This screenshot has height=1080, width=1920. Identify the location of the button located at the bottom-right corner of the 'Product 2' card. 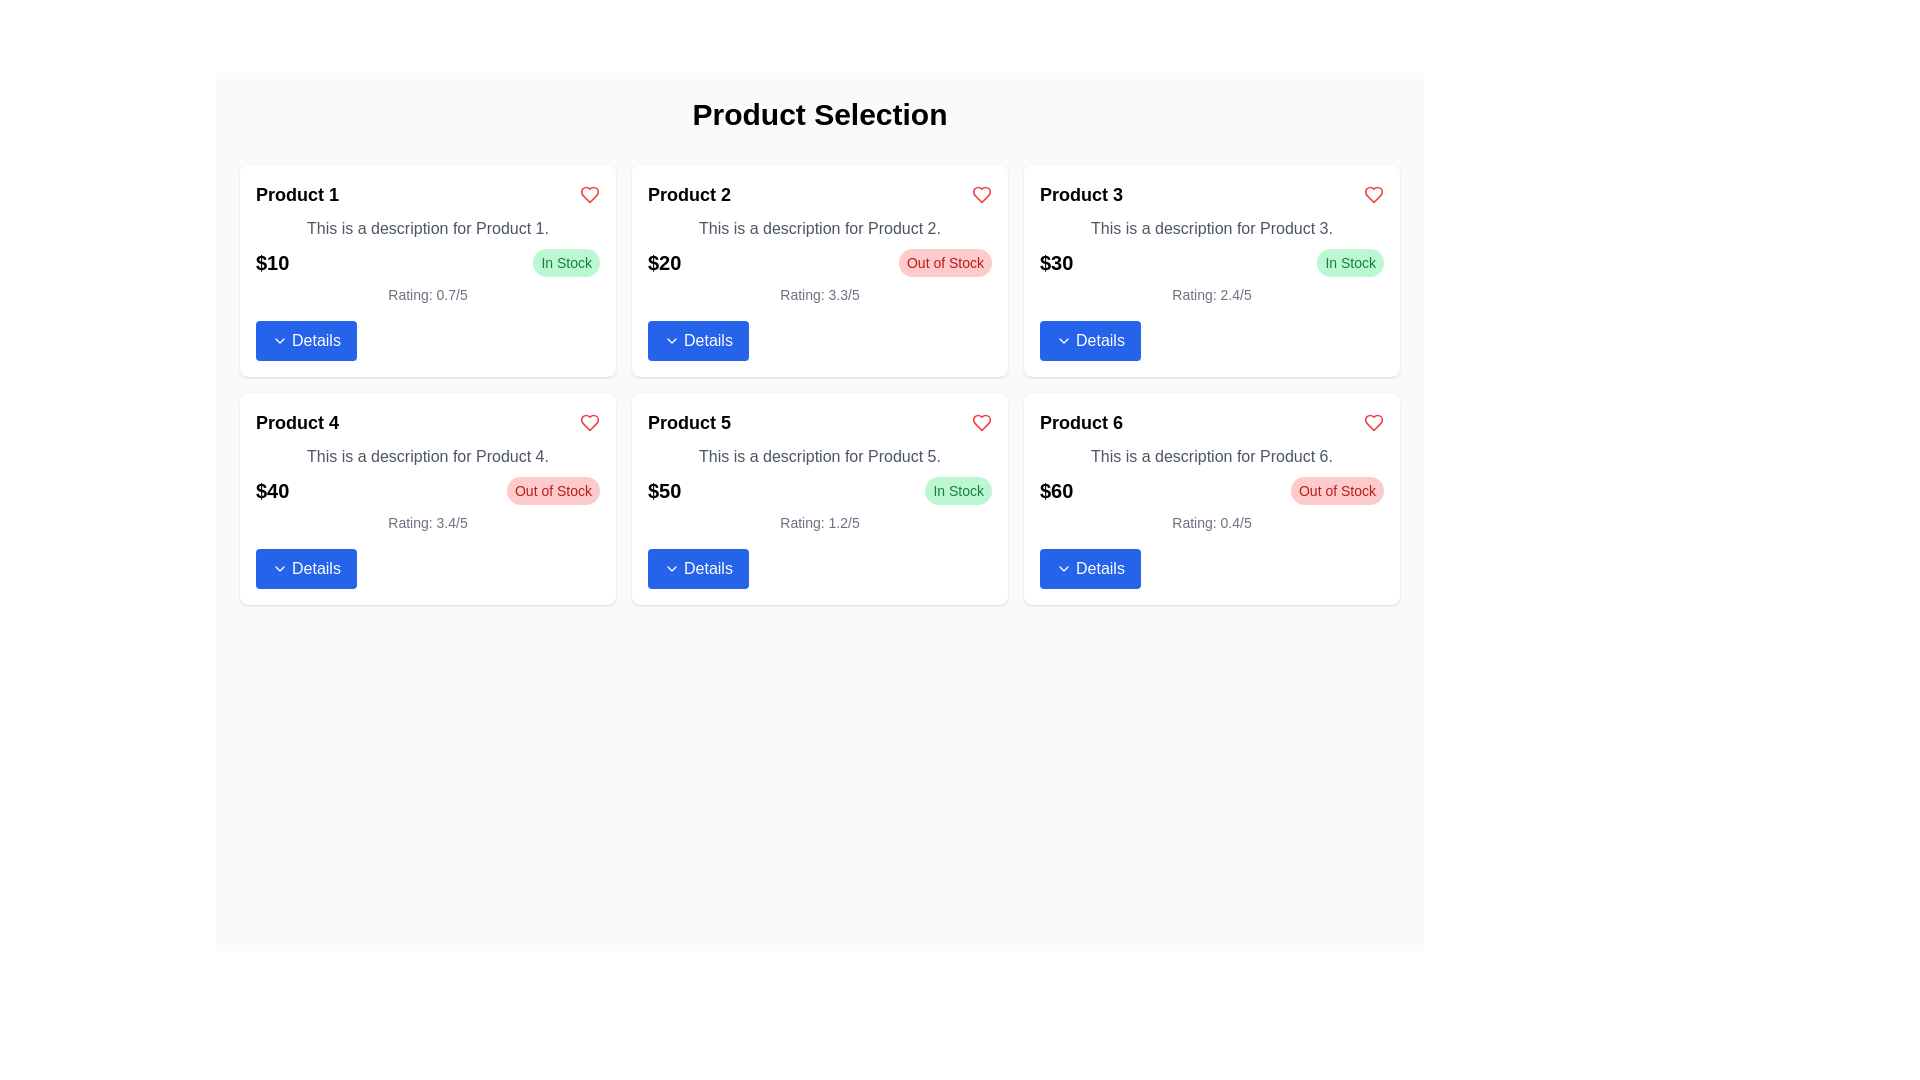
(698, 339).